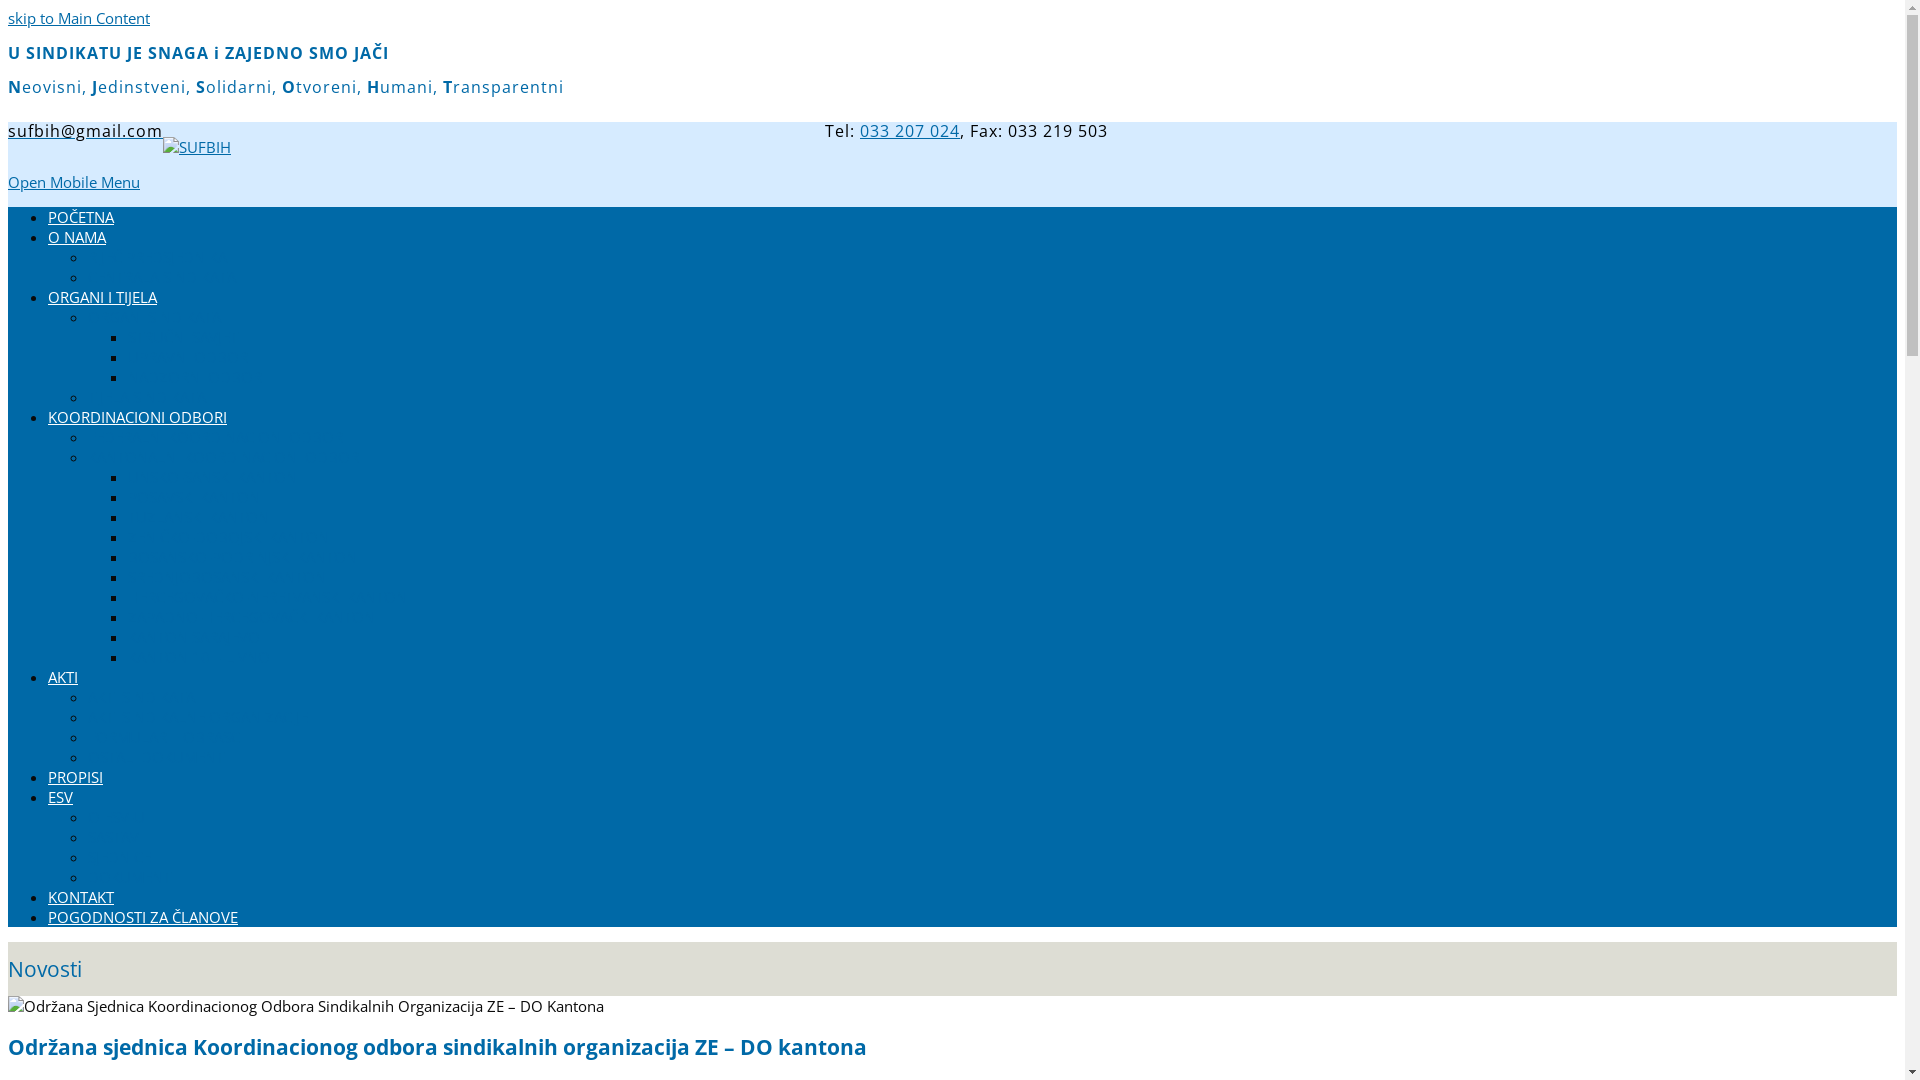 The width and height of the screenshot is (1920, 1080). What do you see at coordinates (225, 456) in the screenshot?
I see `'KANTONALNI KOORDINACIONI ODBORI'` at bounding box center [225, 456].